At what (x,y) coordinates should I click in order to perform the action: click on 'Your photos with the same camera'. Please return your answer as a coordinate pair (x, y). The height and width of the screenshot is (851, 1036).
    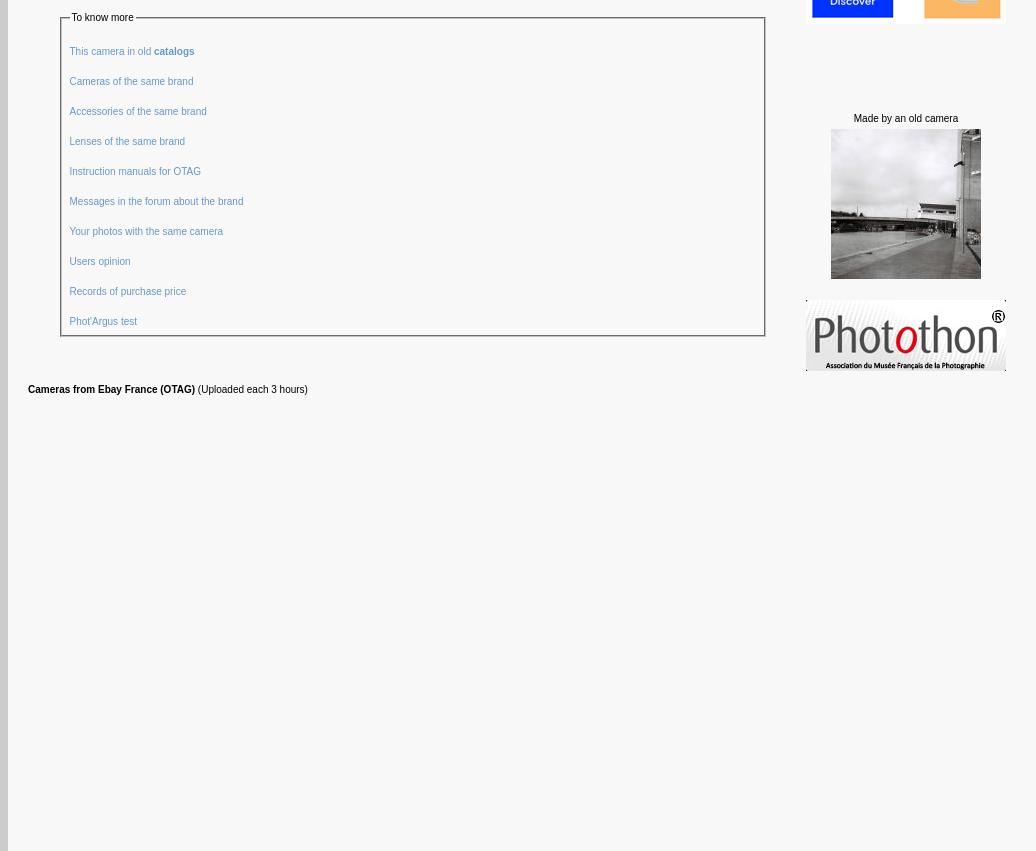
    Looking at the image, I should click on (147, 230).